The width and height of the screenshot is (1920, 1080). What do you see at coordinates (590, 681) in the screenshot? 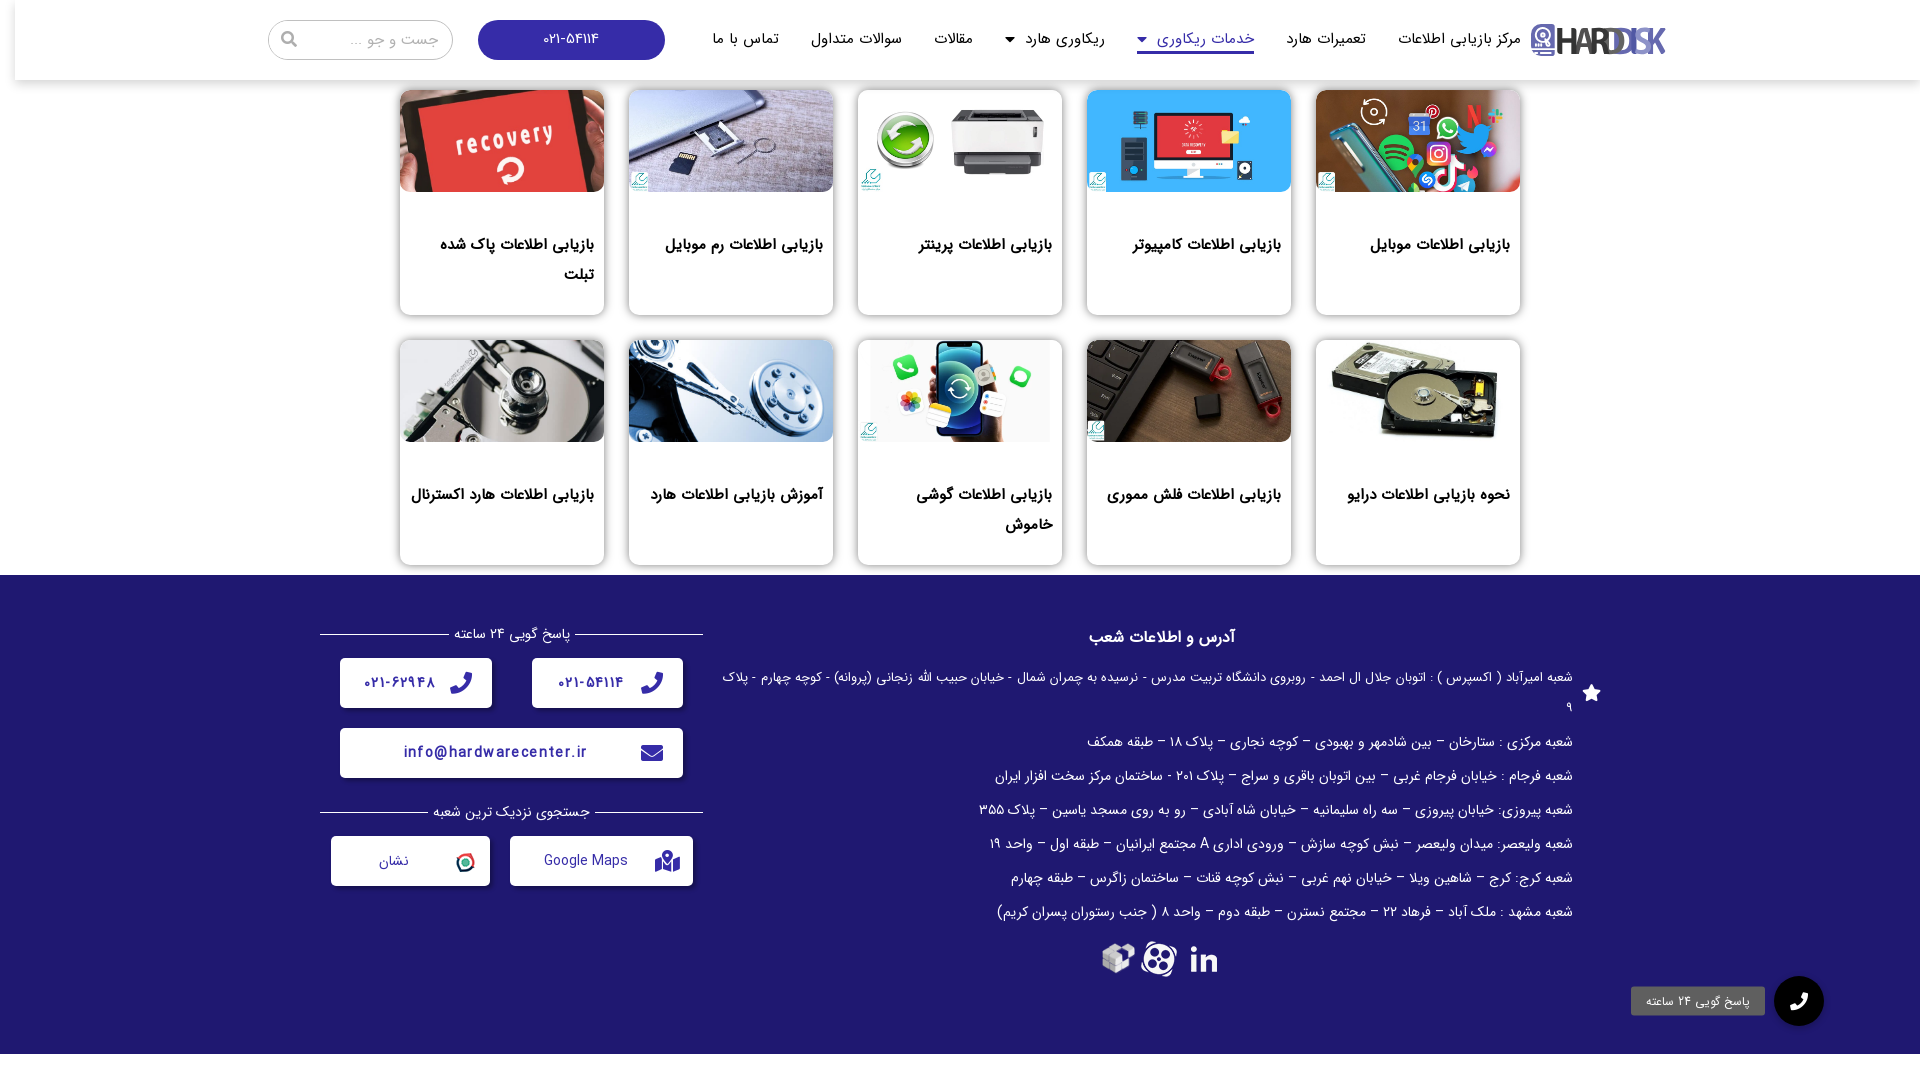
I see `'021-54114'` at bounding box center [590, 681].